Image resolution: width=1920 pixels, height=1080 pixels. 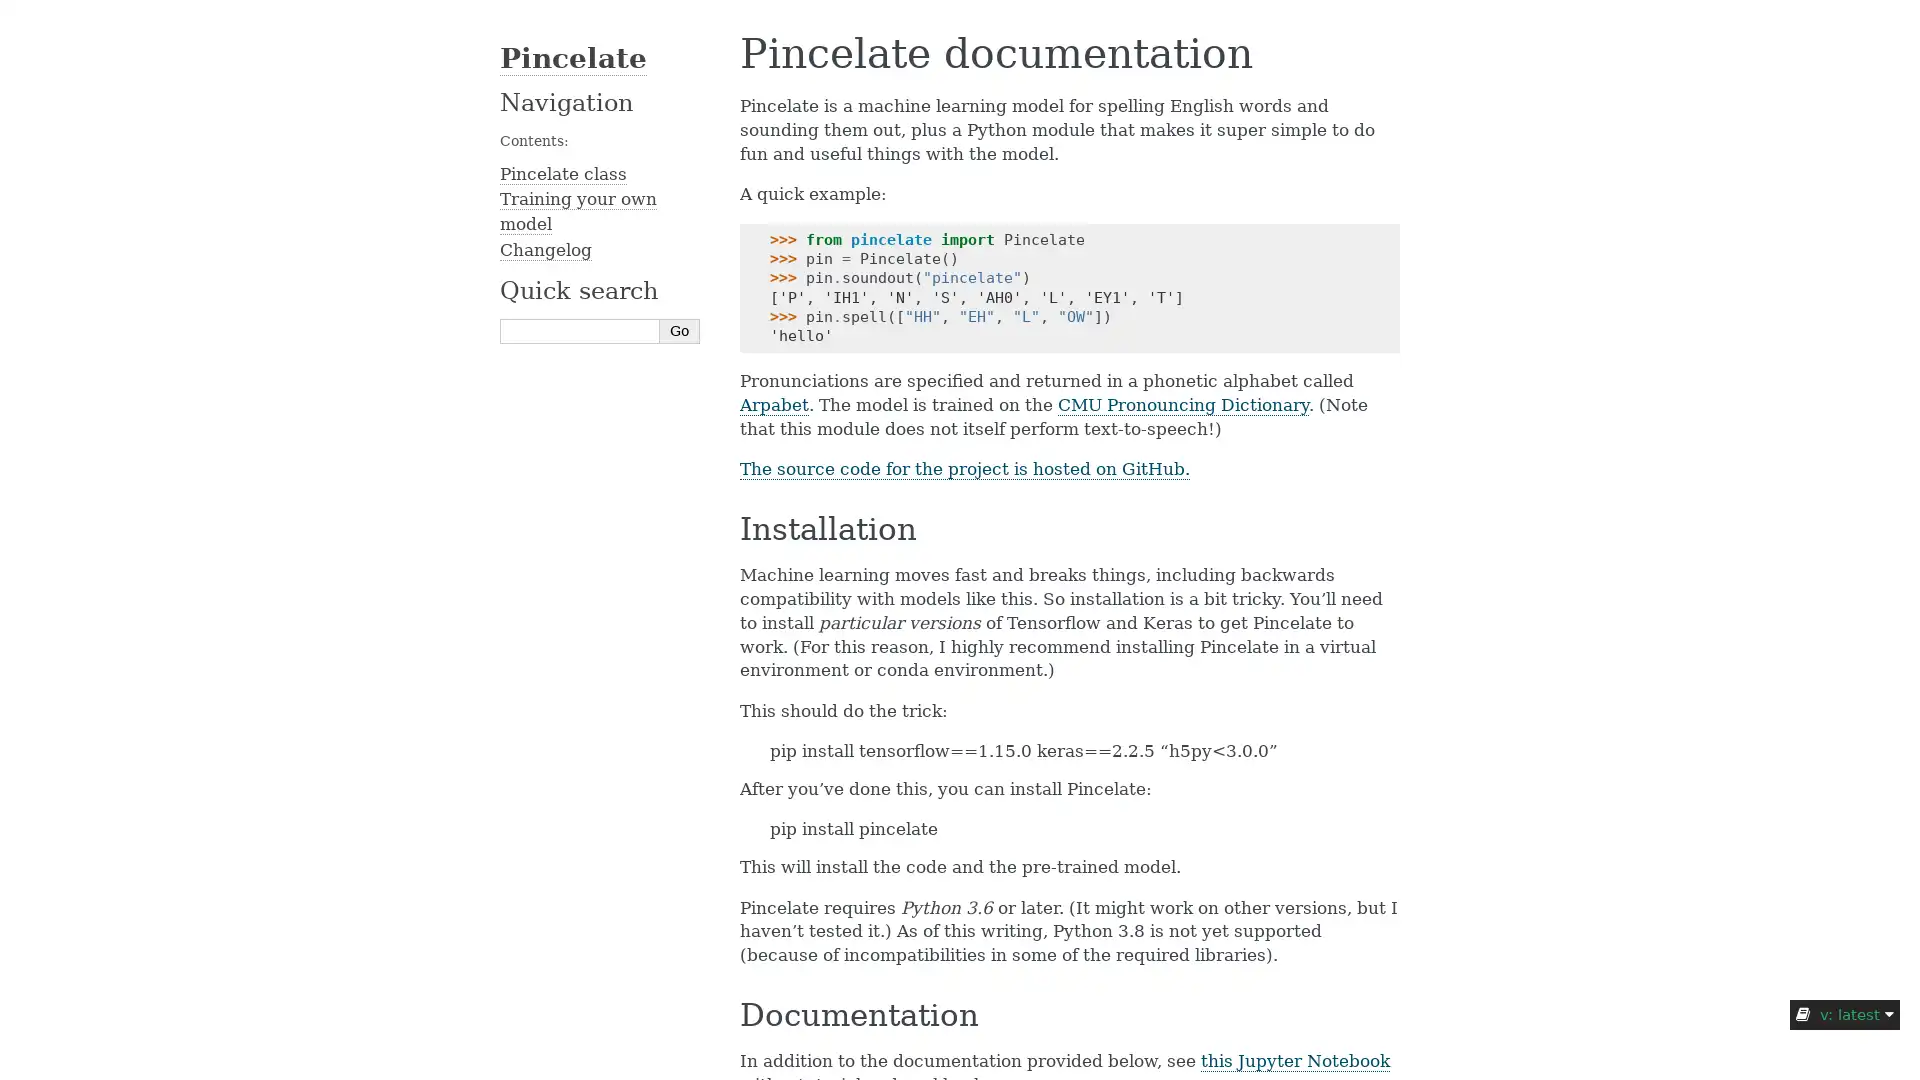 I want to click on Go, so click(x=680, y=329).